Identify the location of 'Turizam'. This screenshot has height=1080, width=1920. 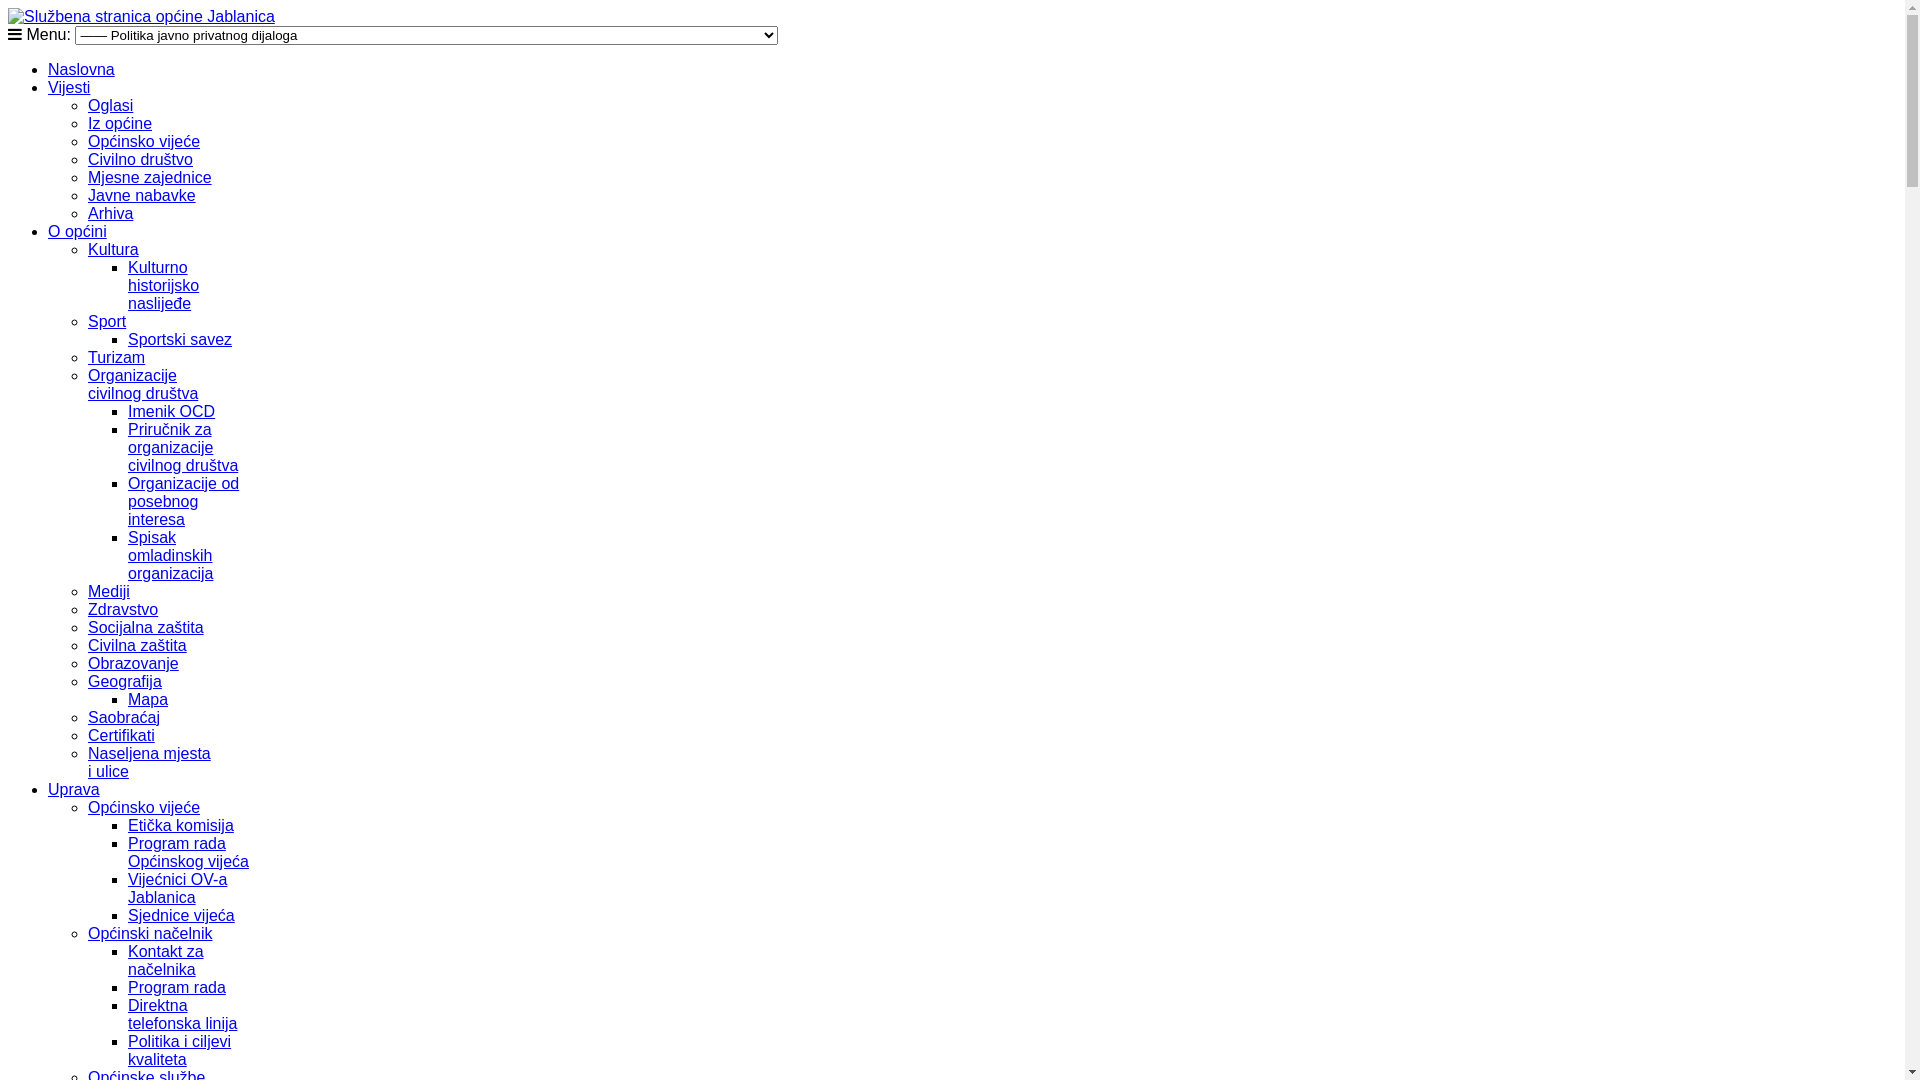
(86, 356).